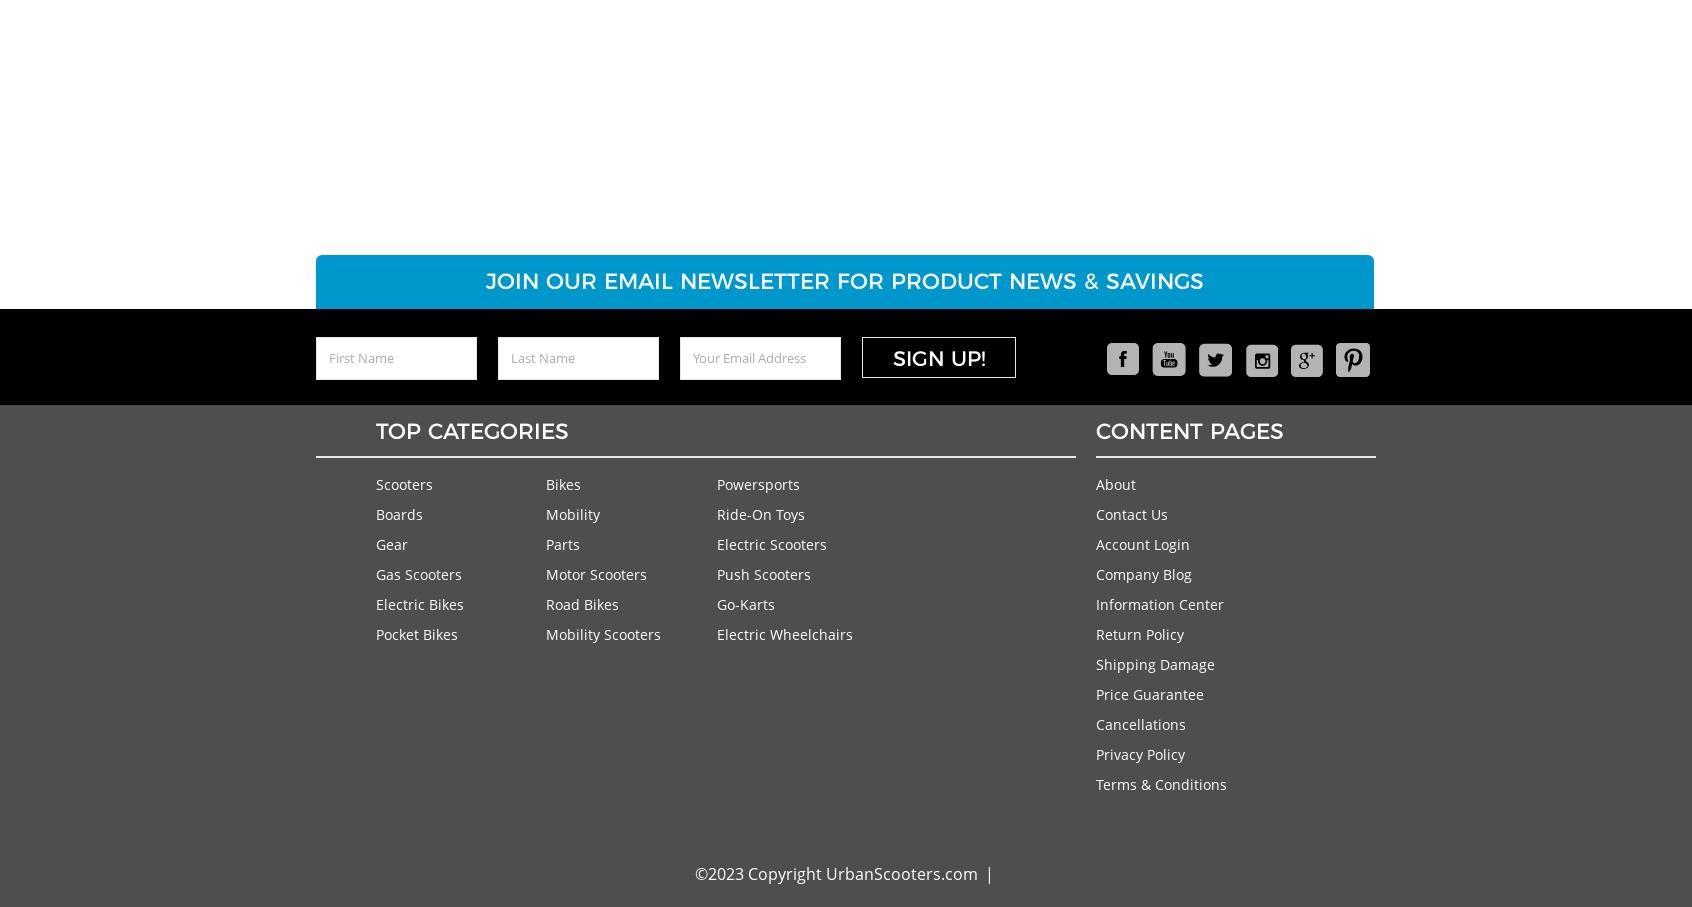 The width and height of the screenshot is (1692, 907). Describe the element at coordinates (375, 602) in the screenshot. I see `'Electric Bikes'` at that location.